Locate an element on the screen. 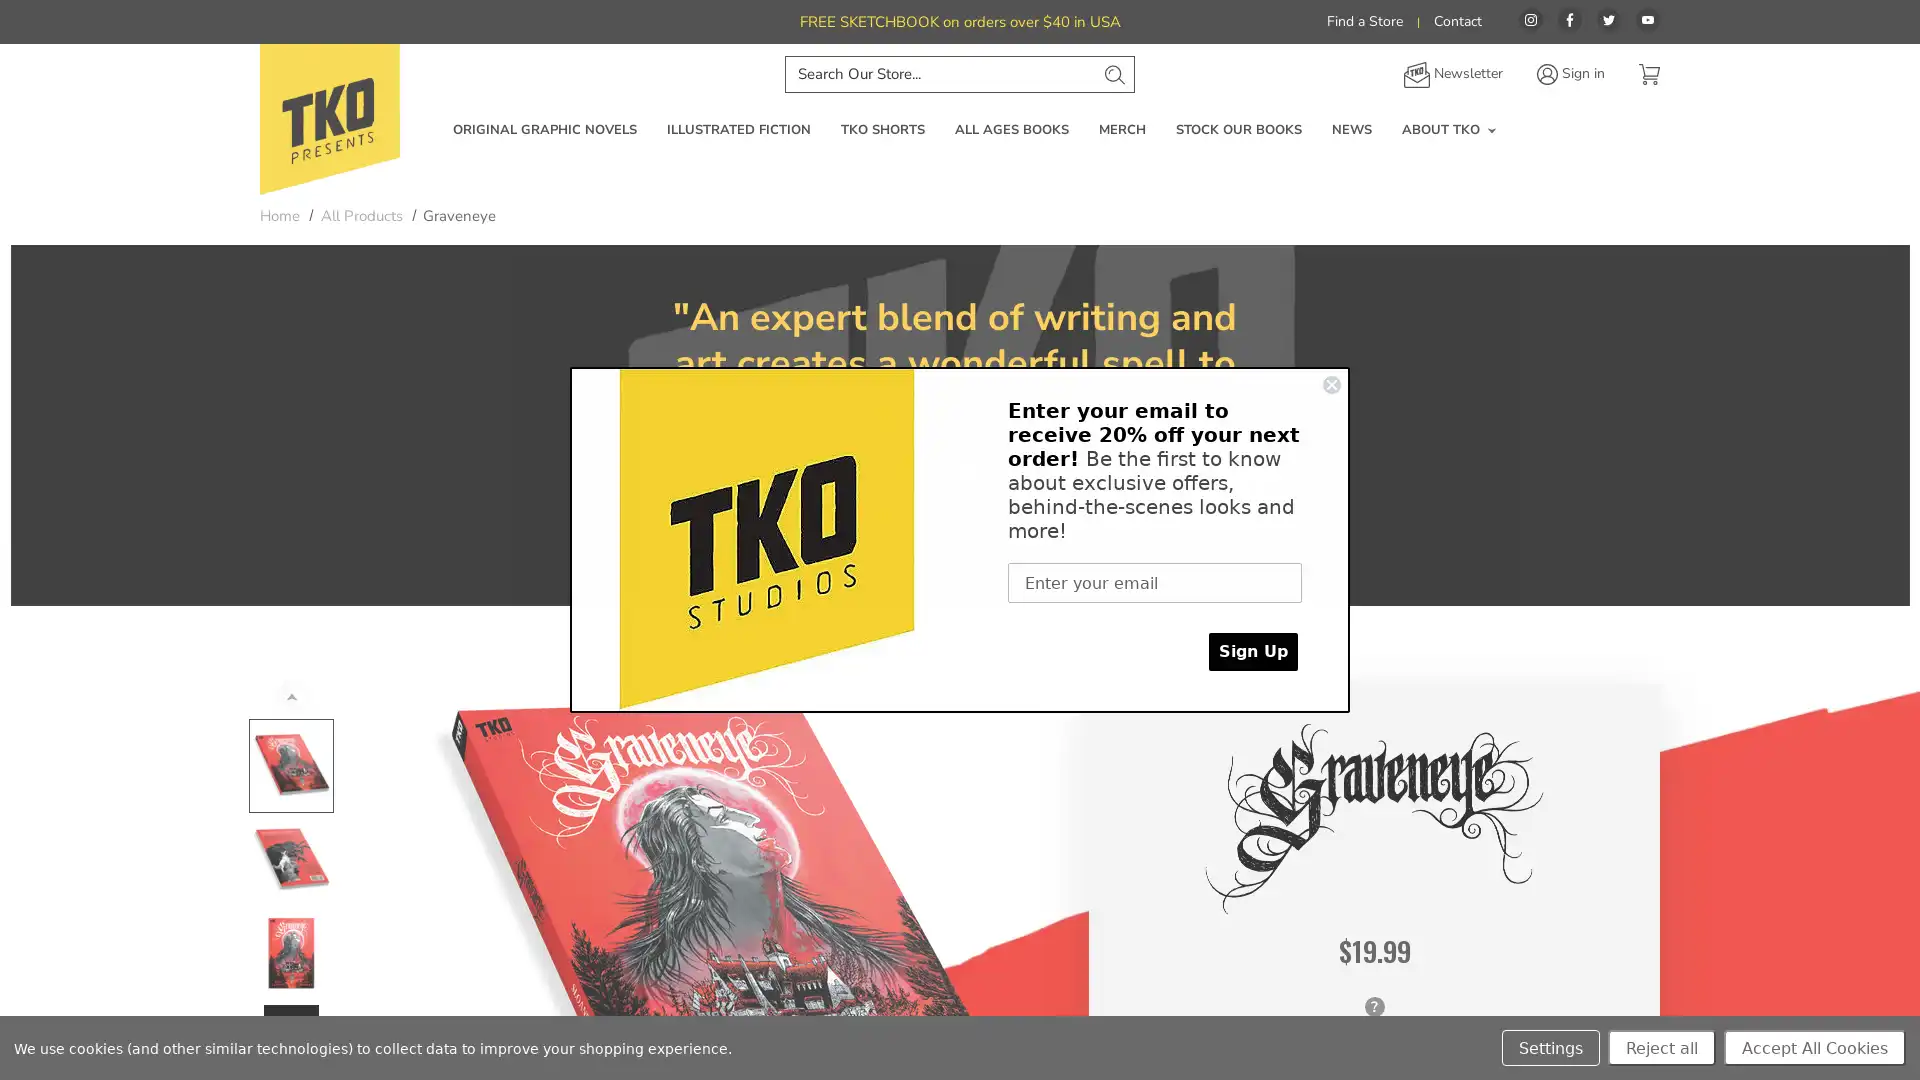  Sign Up is located at coordinates (1252, 651).